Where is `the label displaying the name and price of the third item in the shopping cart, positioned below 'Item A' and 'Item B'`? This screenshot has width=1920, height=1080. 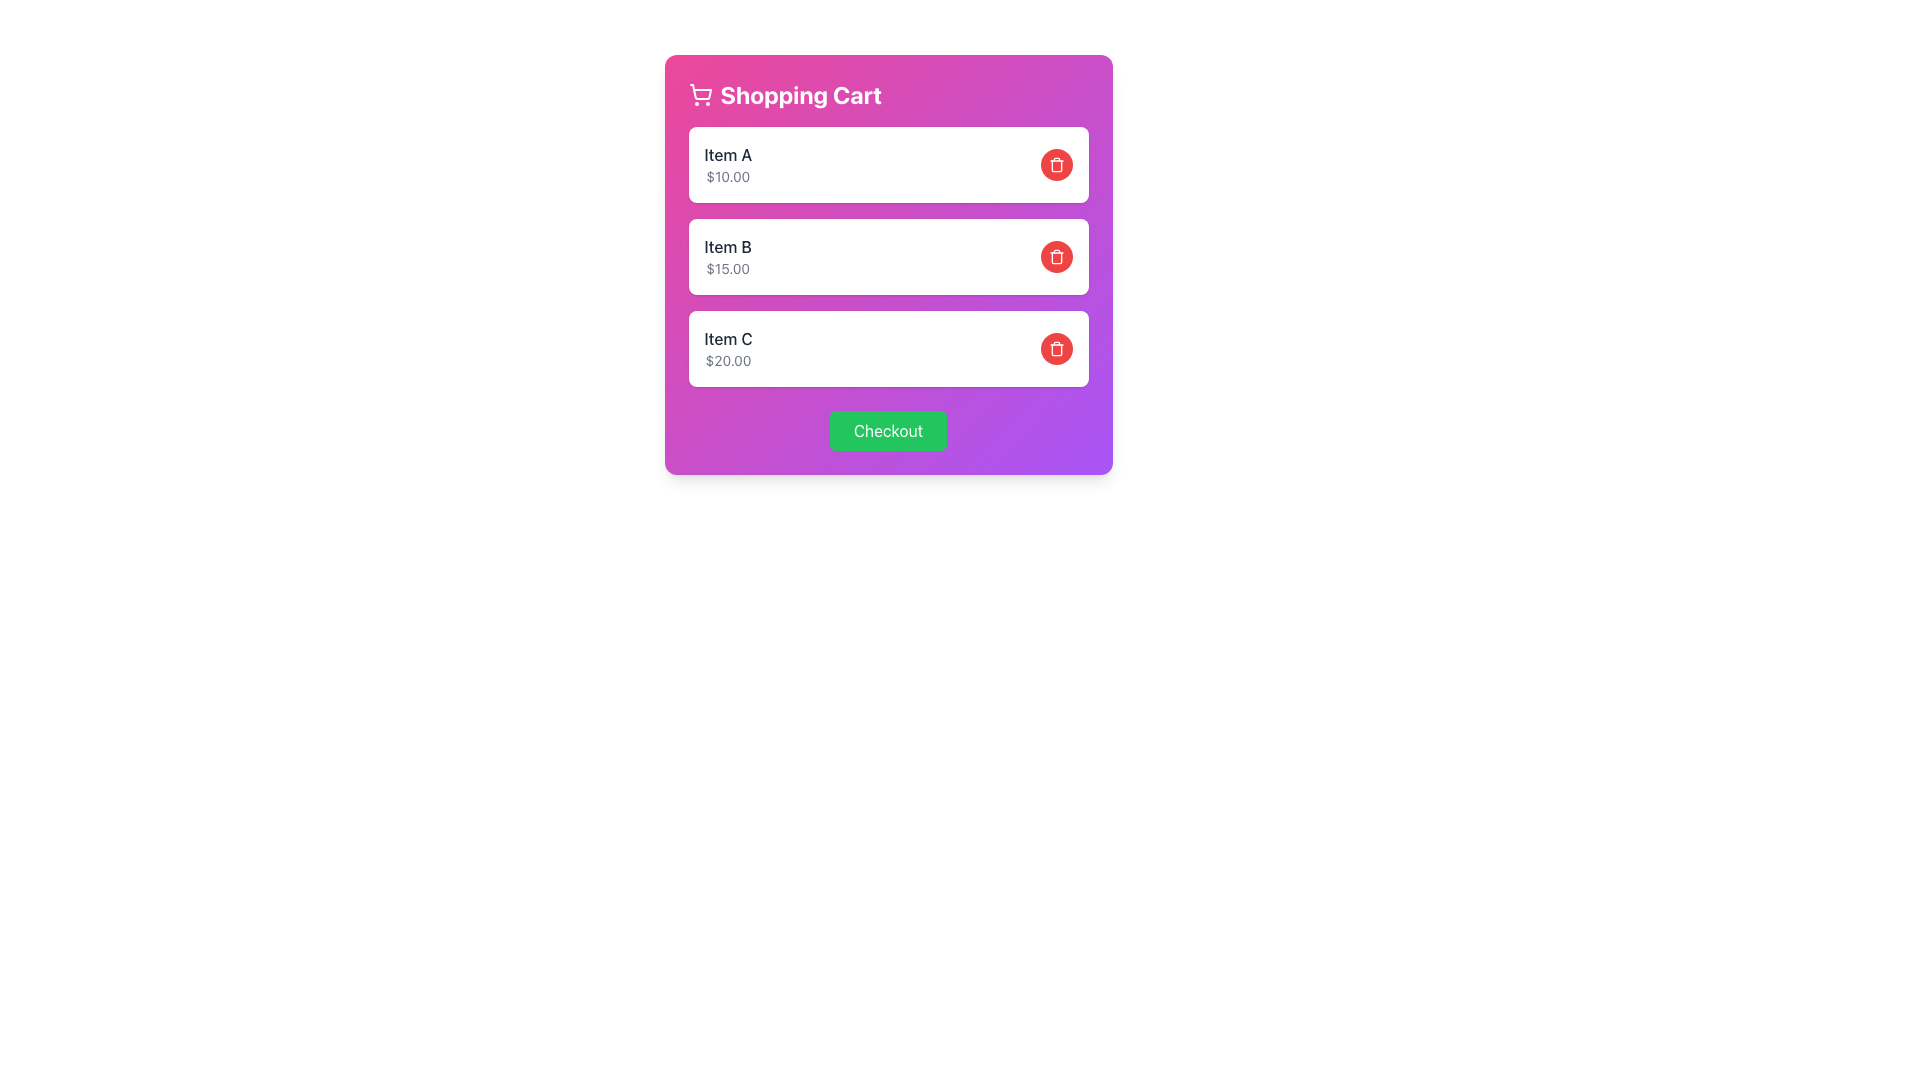 the label displaying the name and price of the third item in the shopping cart, positioned below 'Item A' and 'Item B' is located at coordinates (727, 347).